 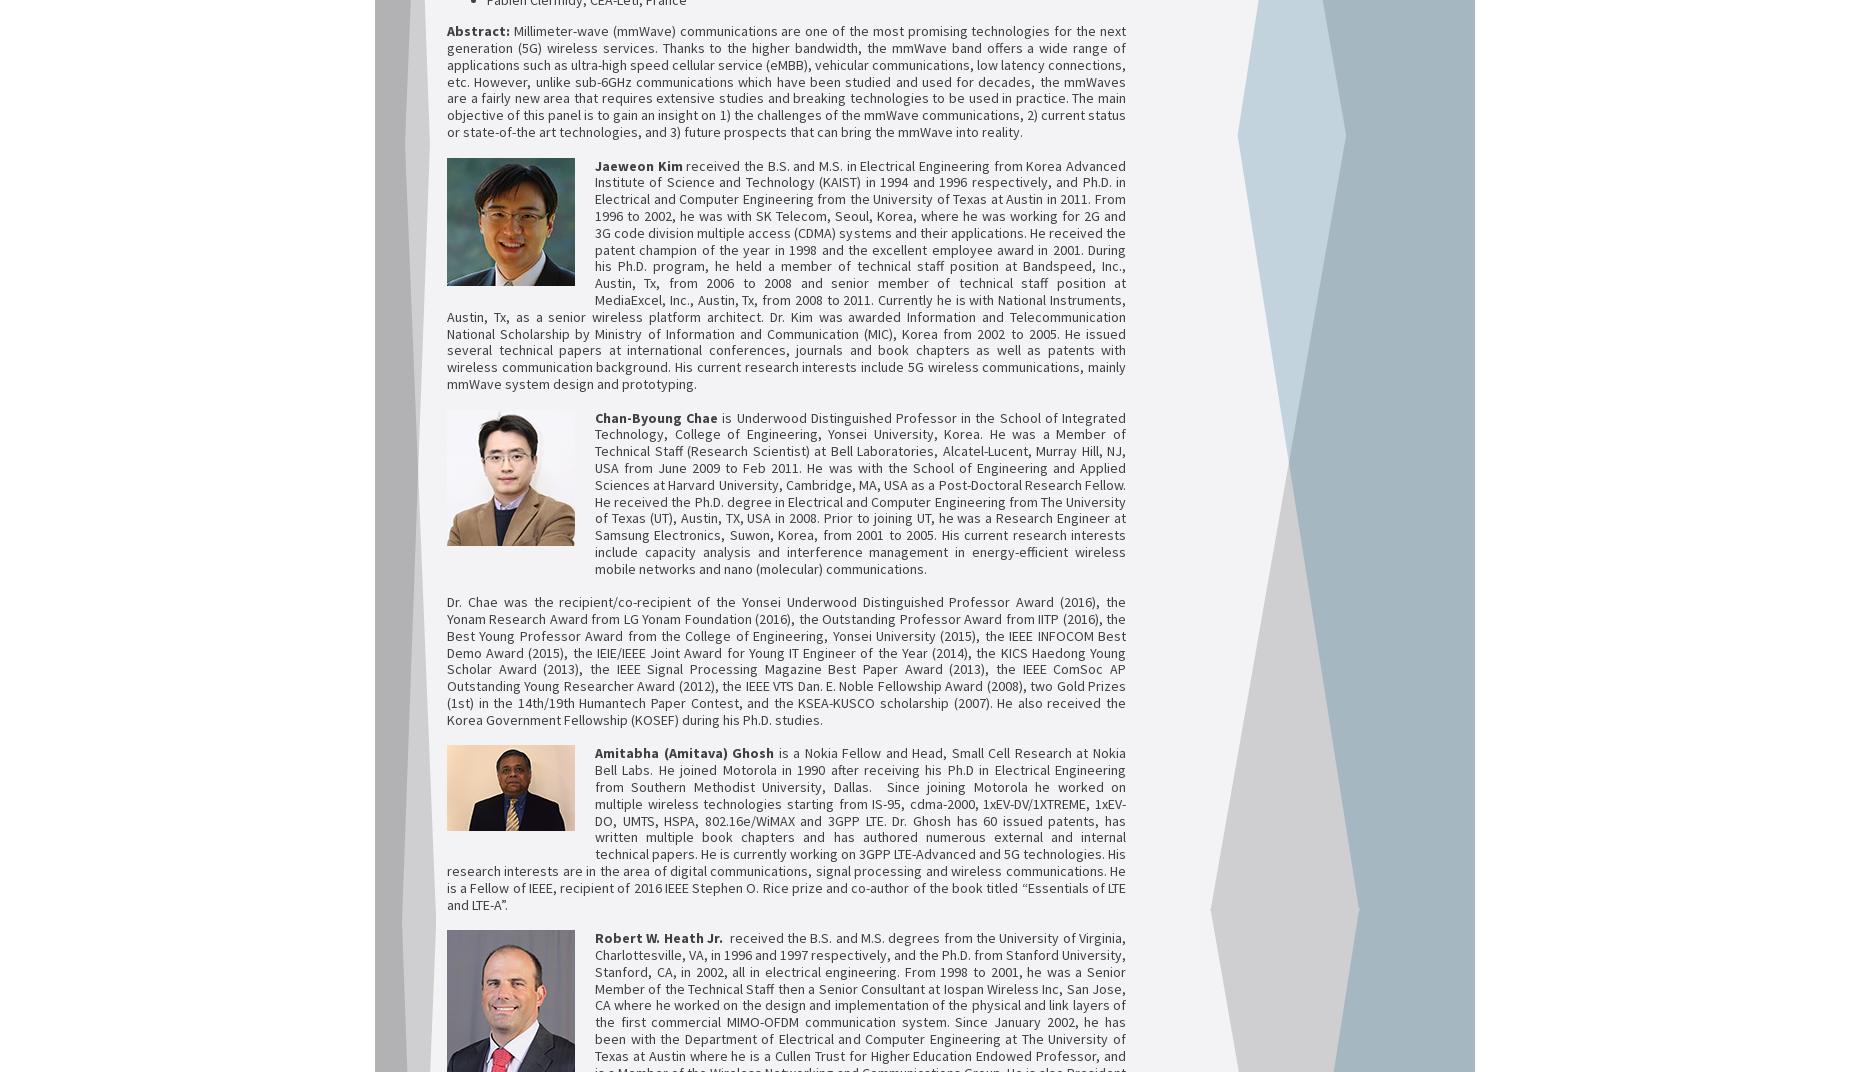 I want to click on 'is a Nokia Fellow and Head, Small Cell Research at Nokia Bell Labs. He joined Motorola in 1990 after receiving his Ph.D in Electrical Engineering from Southern Methodist University, Dallas.  Since joining Motorola he worked on multiple wireless technologies starting from IS-95, cdma-2000, 1xEV-DV/1XTREME, 1xEV-DO, UMTS, HSPA, 802.16e/WiMAX and 3GPP LTE. Dr. Ghosh has 60 issued patents, has written multiple book chapters and has authored numerous external and internal technical papers. He is currently working on 3GPP LTE-Advanced and 5G technologies. His research interests are in the area of digital communications, signal processing and wireless communications. He is a Fellow of IEEE, recipient of 2016 IEEE Stephen O. Rice prize and co-author of the book titled “Essentials of LTE and LTE-A”.', so click(x=786, y=827).